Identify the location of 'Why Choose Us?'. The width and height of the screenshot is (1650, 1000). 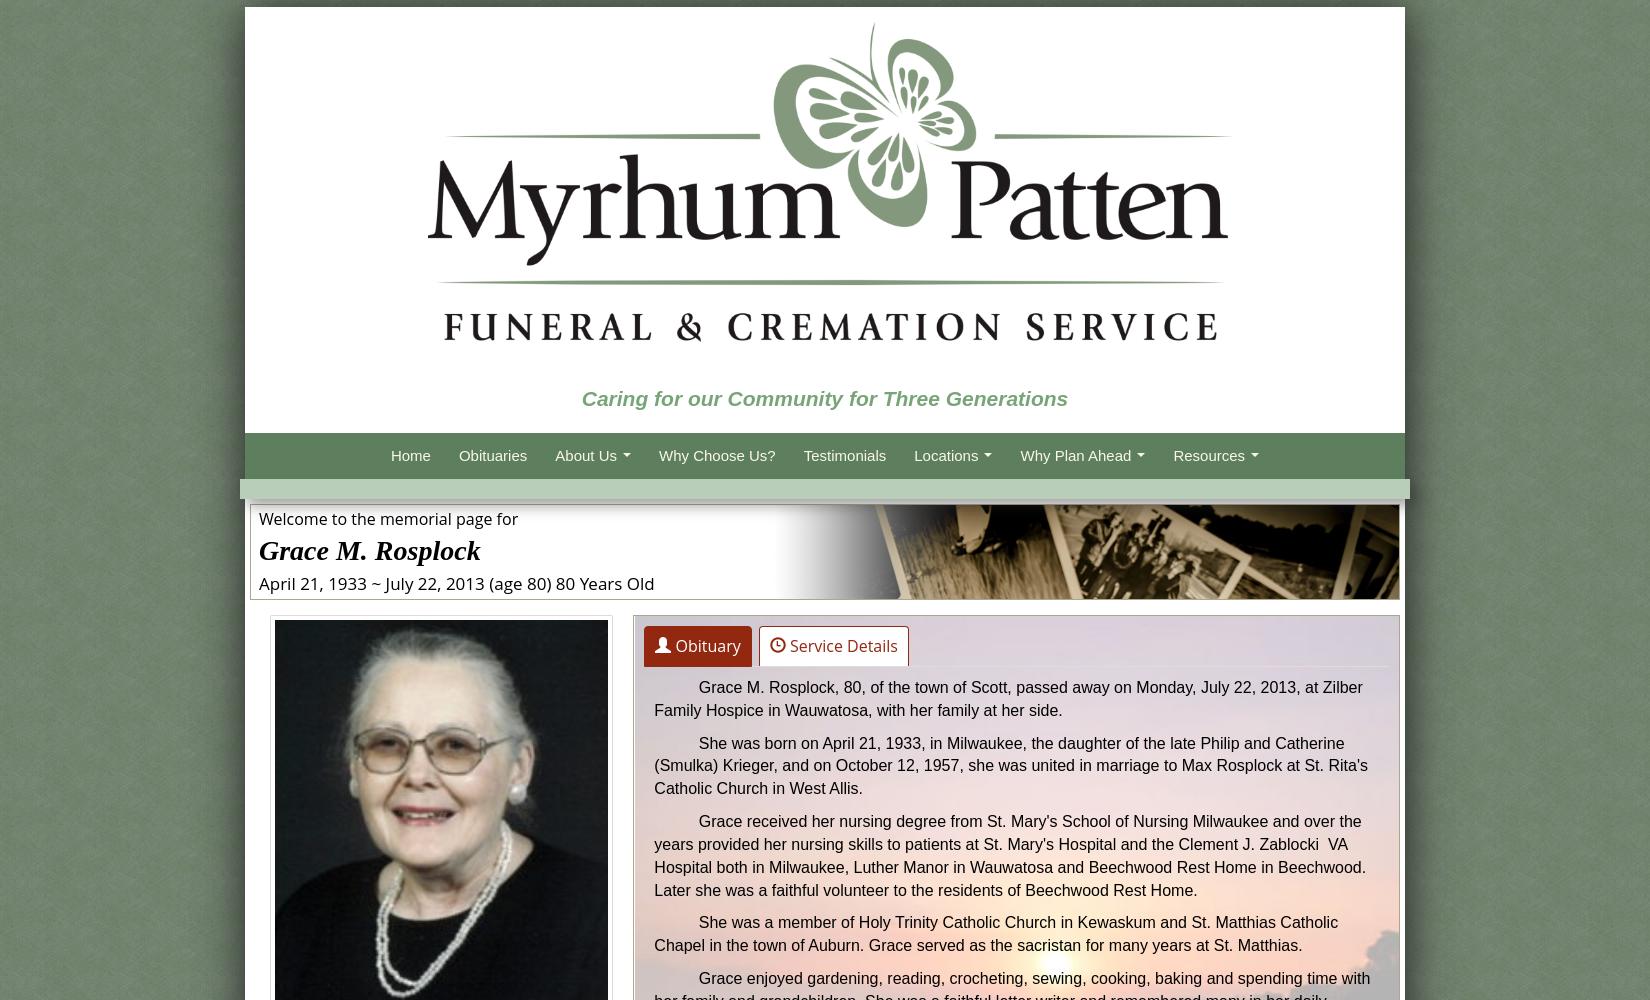
(715, 454).